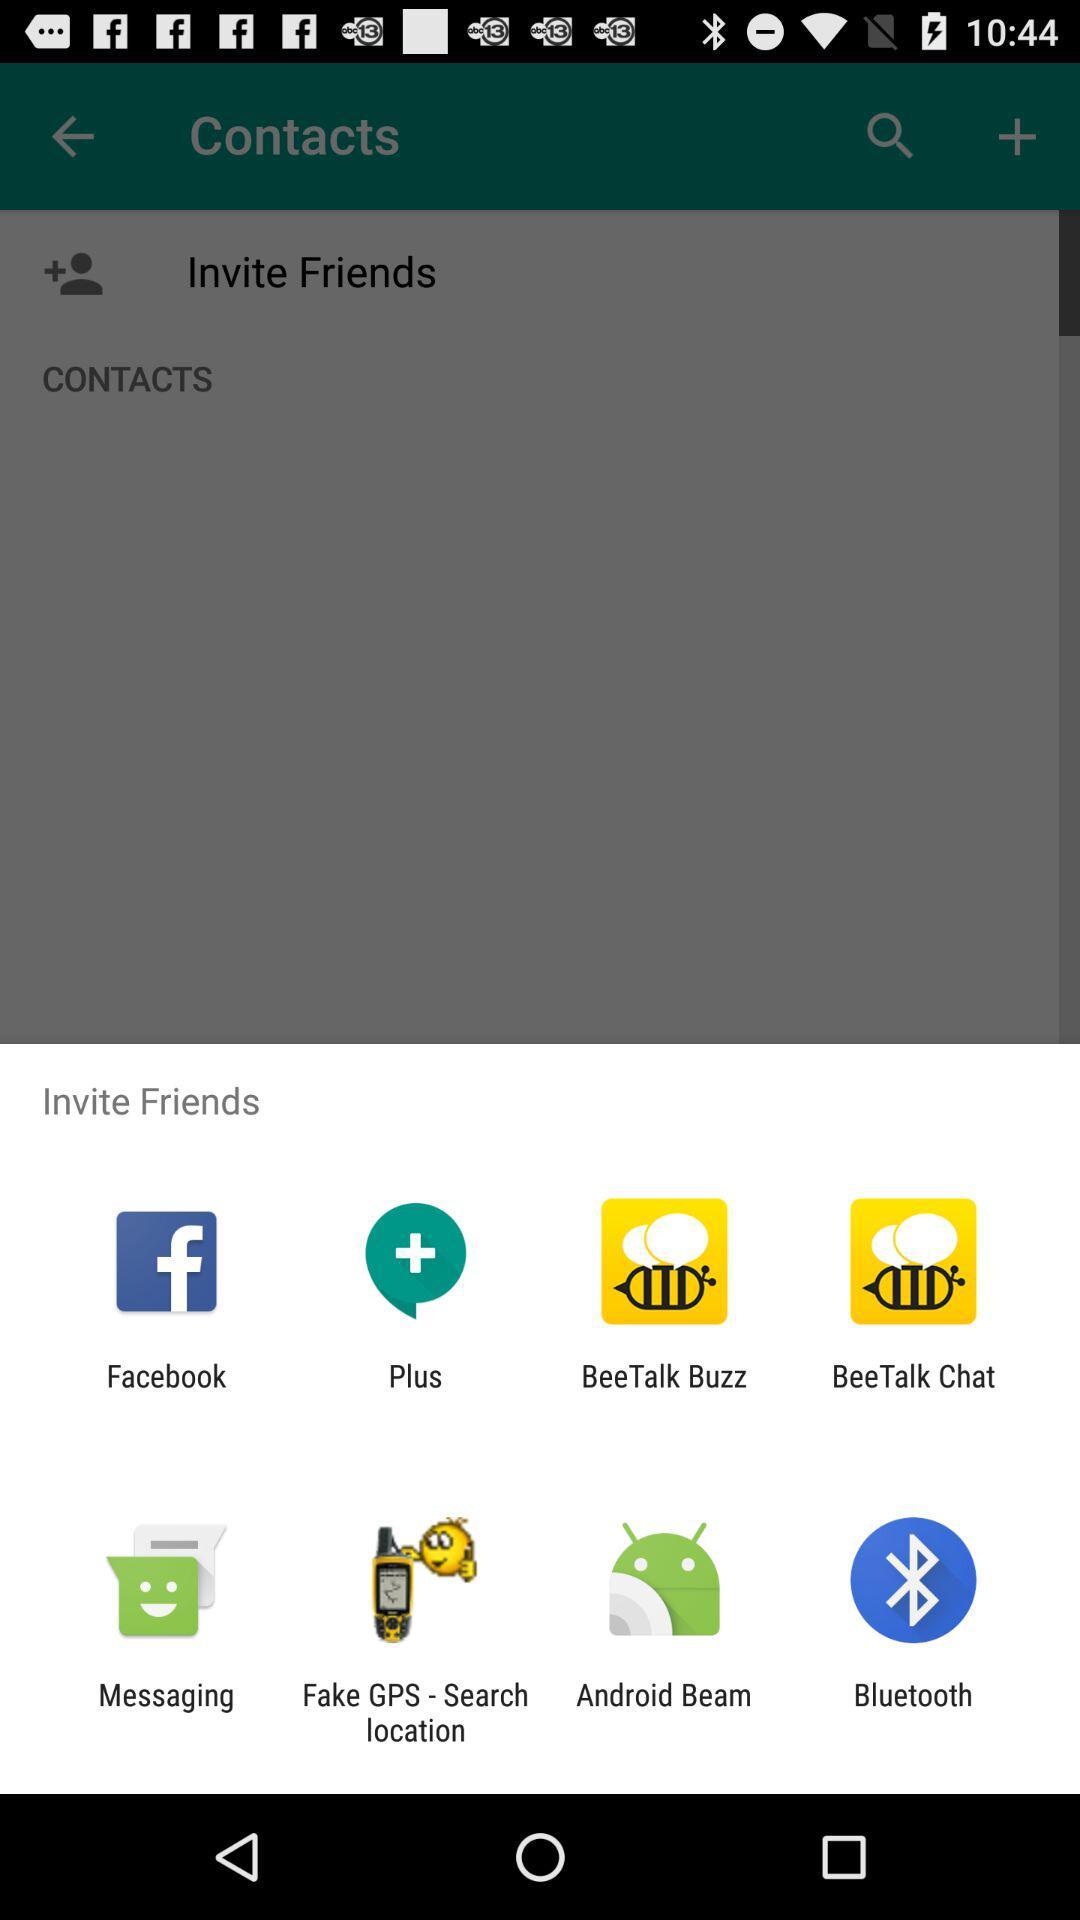  I want to click on plus item, so click(414, 1392).